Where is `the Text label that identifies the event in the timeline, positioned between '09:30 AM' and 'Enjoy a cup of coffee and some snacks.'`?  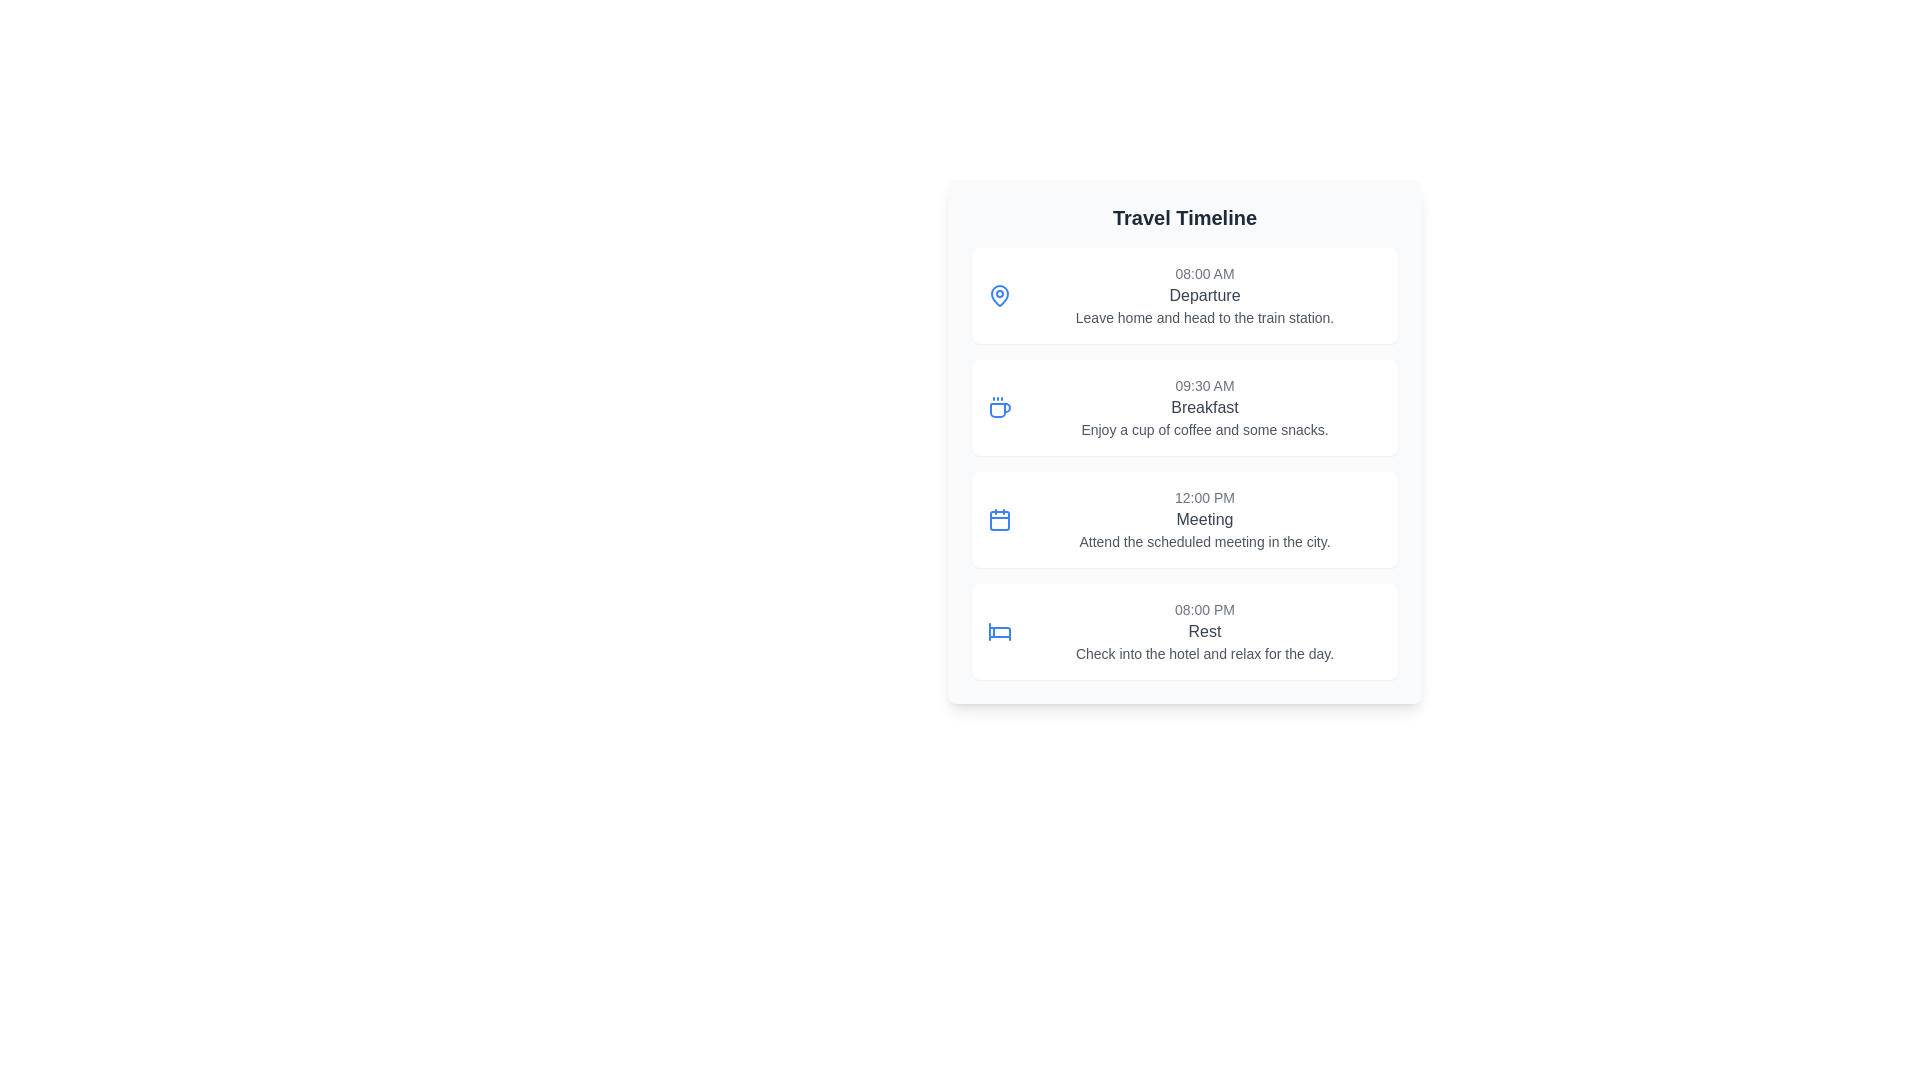
the Text label that identifies the event in the timeline, positioned between '09:30 AM' and 'Enjoy a cup of coffee and some snacks.' is located at coordinates (1203, 407).